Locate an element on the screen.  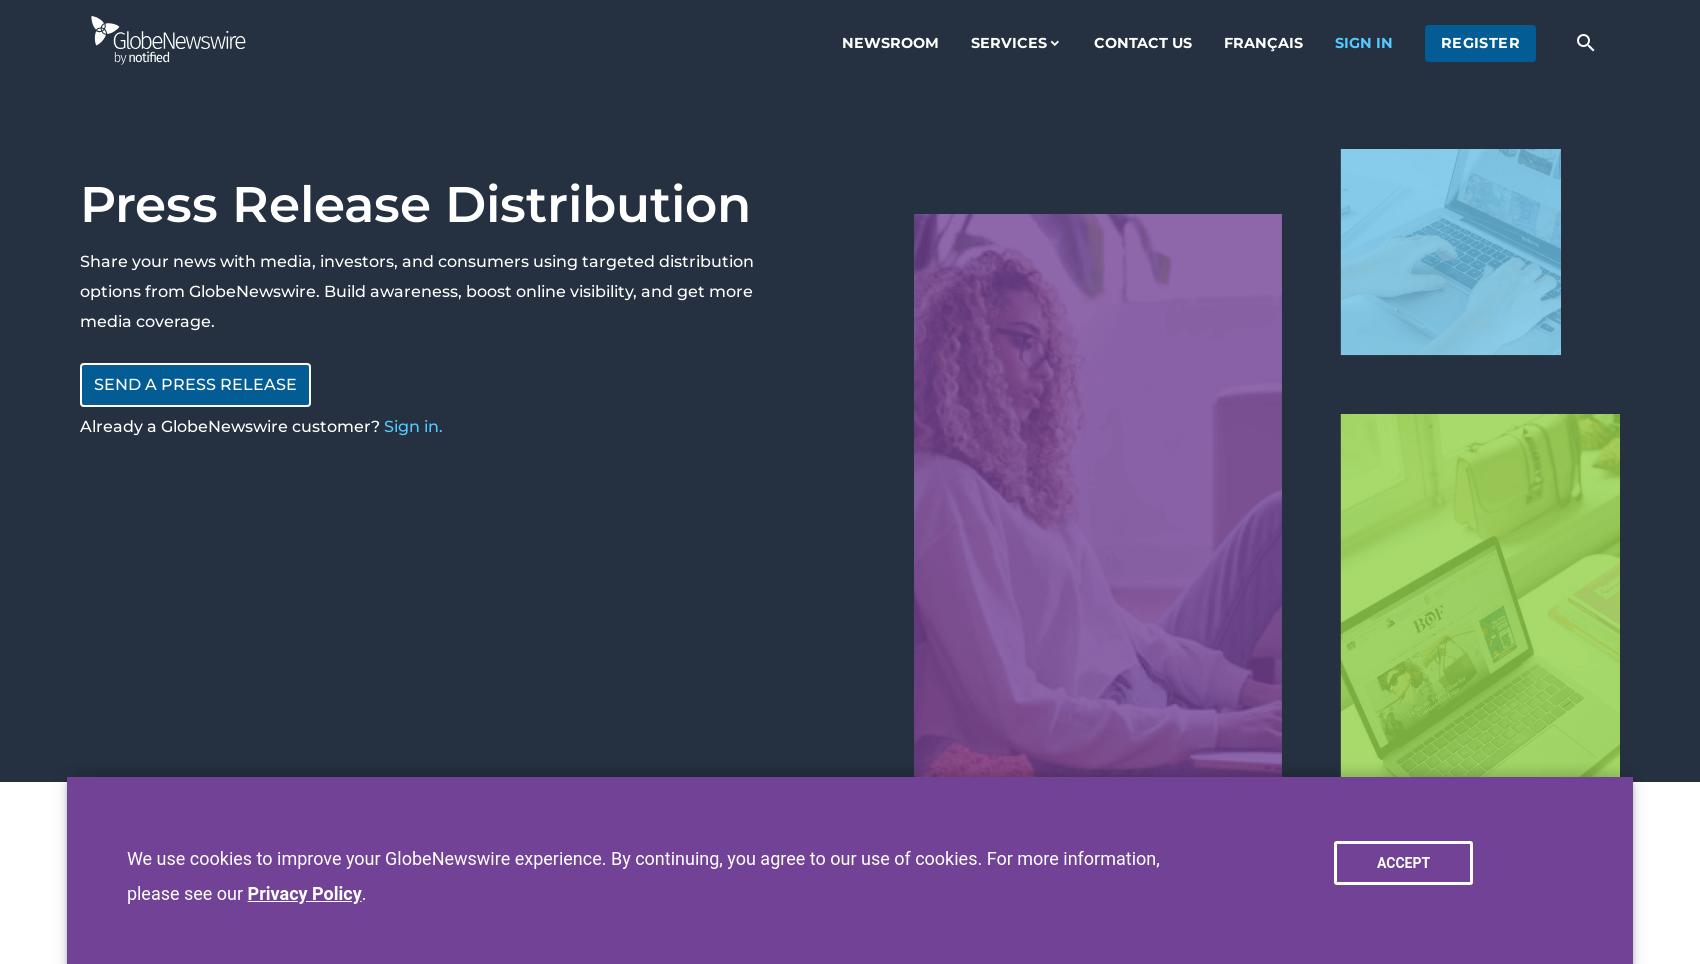
'Français' is located at coordinates (1261, 42).